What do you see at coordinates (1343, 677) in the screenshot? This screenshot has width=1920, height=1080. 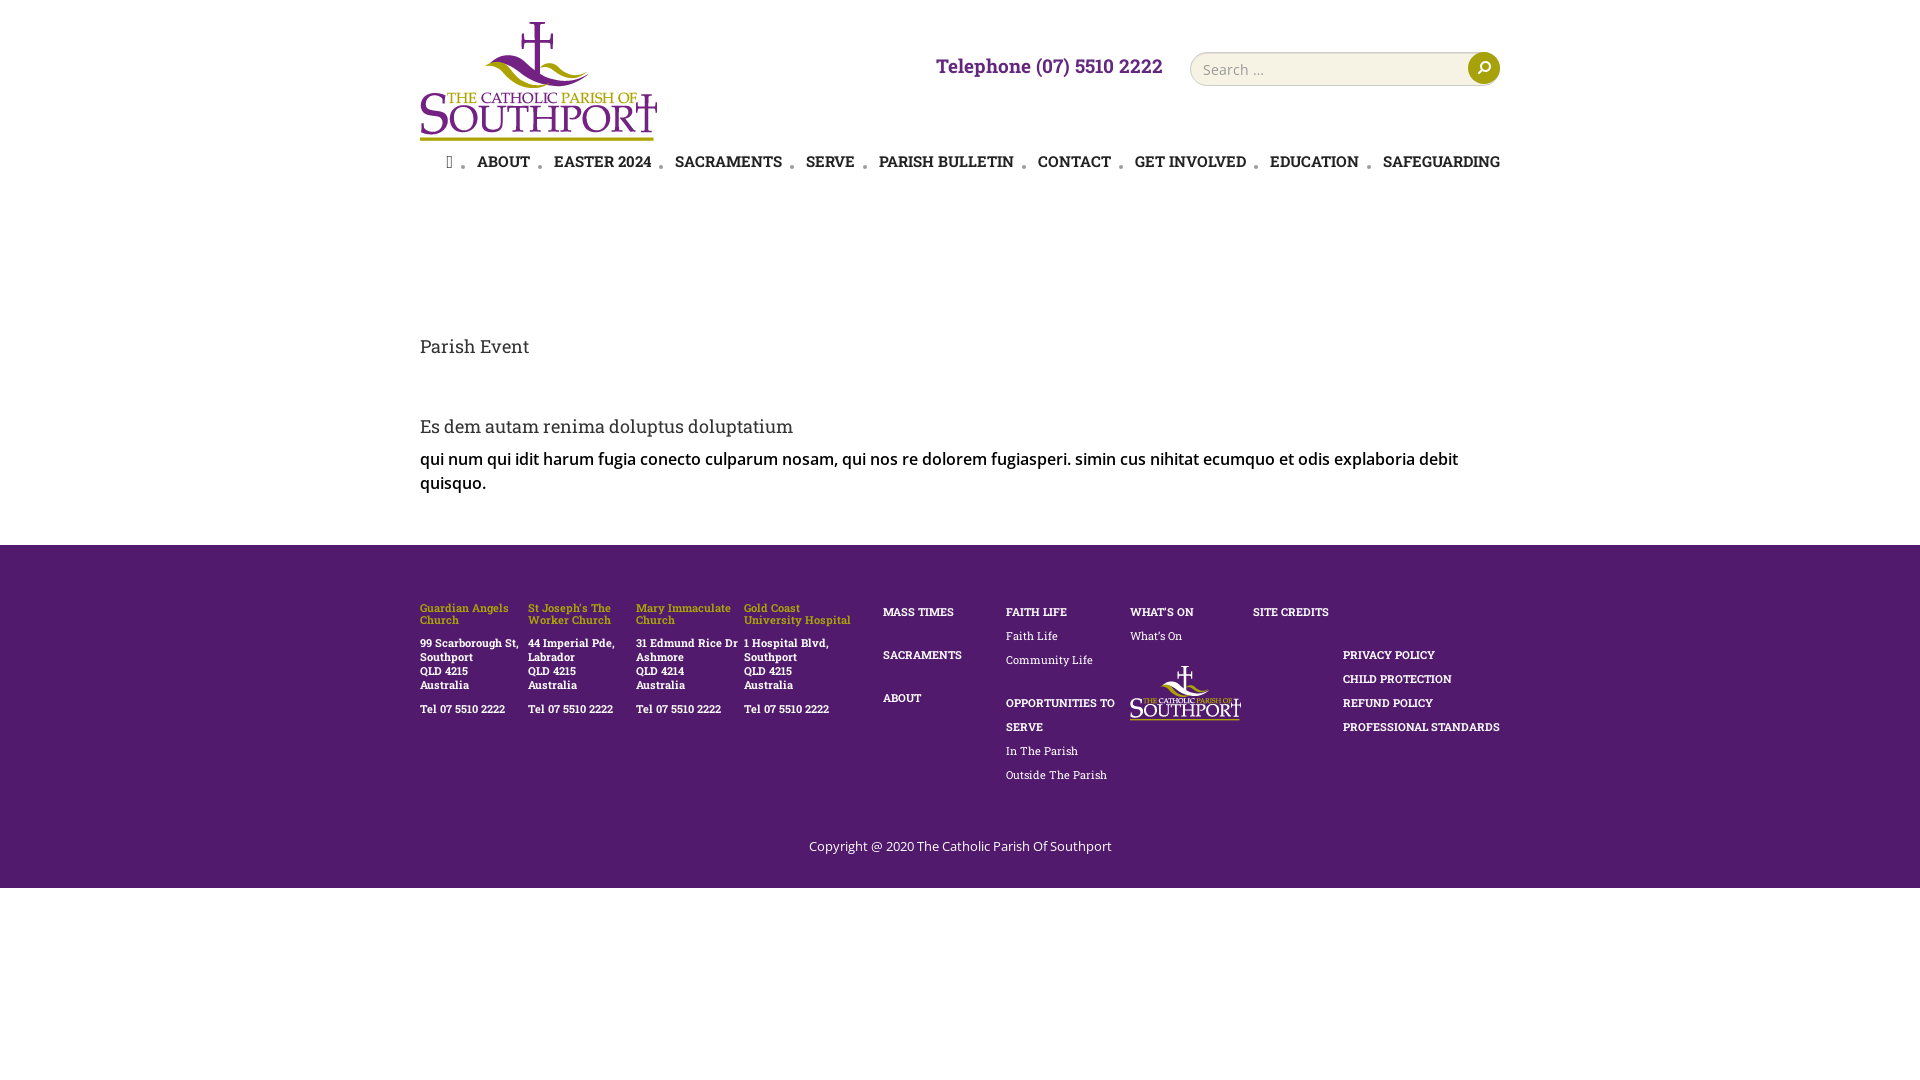 I see `'CHILD PROTECTION'` at bounding box center [1343, 677].